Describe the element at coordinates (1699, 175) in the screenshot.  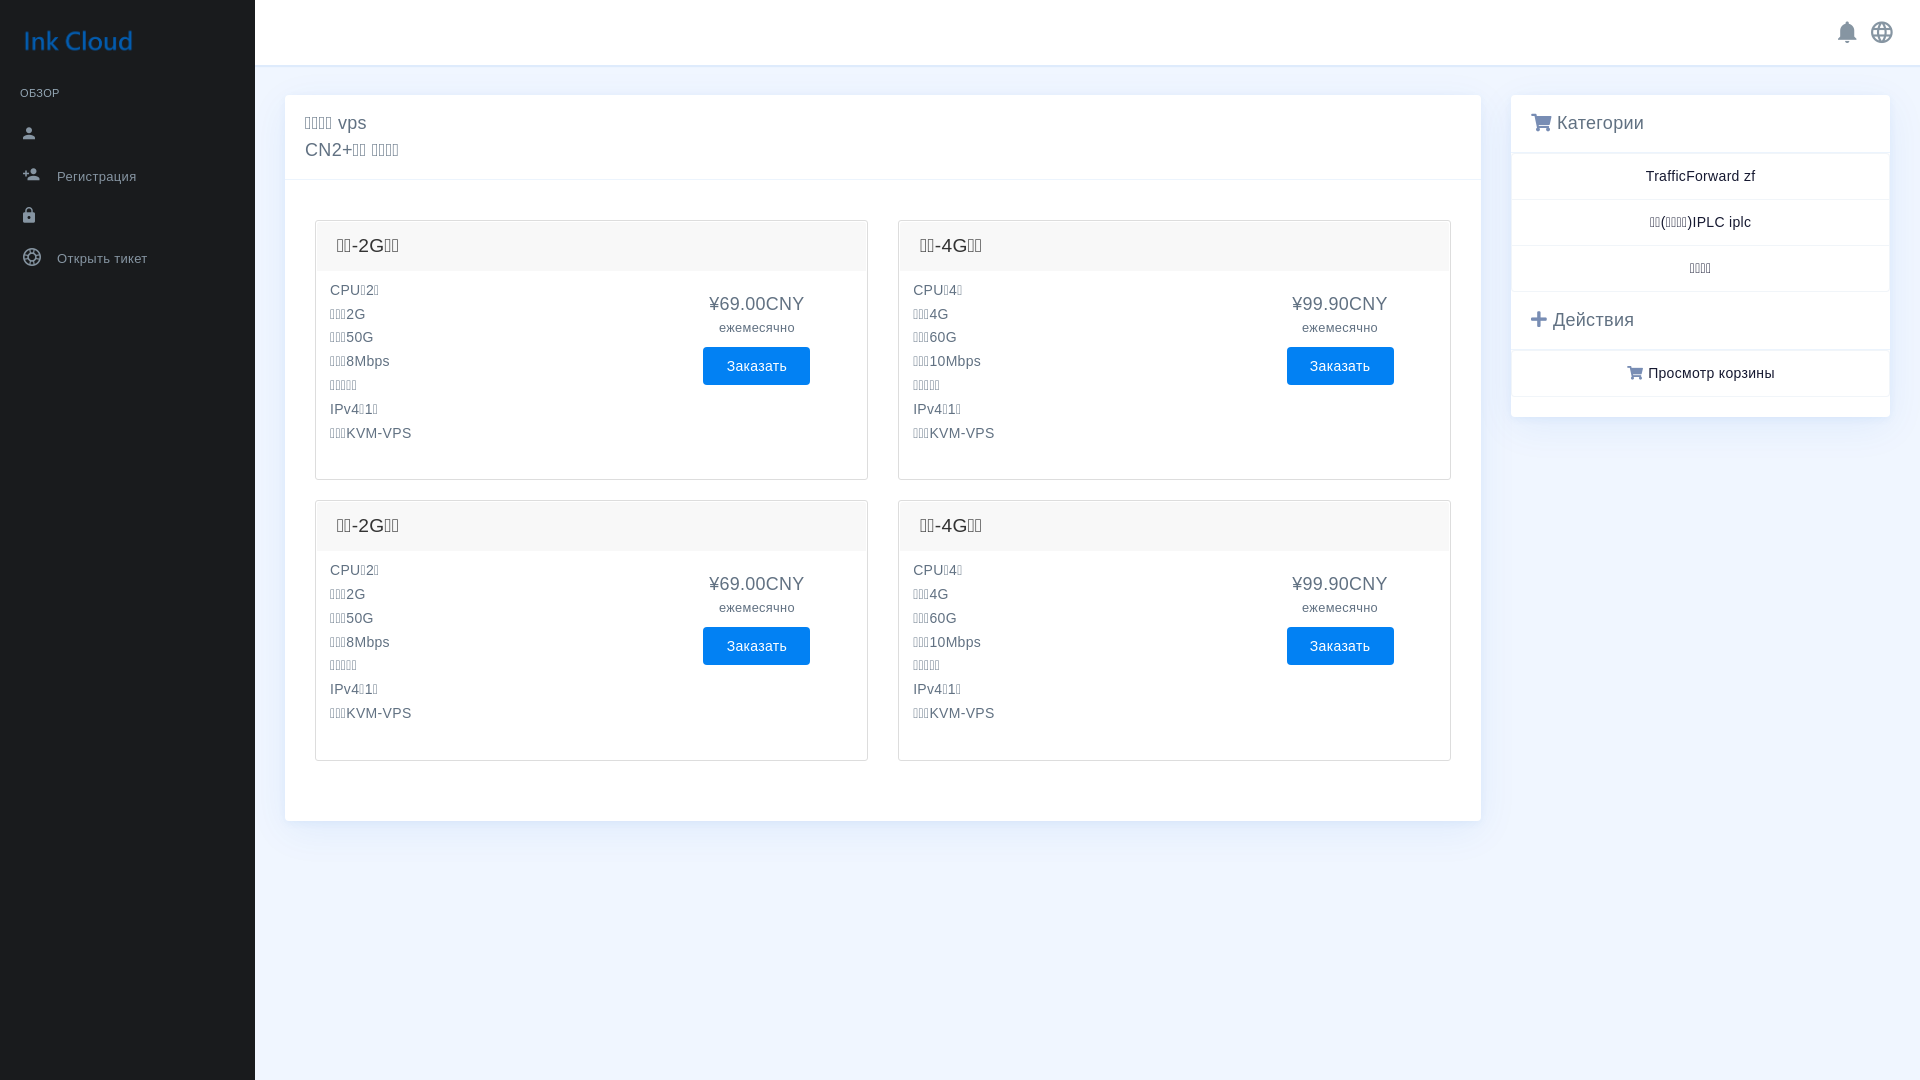
I see `'TrafficForward zf'` at that location.